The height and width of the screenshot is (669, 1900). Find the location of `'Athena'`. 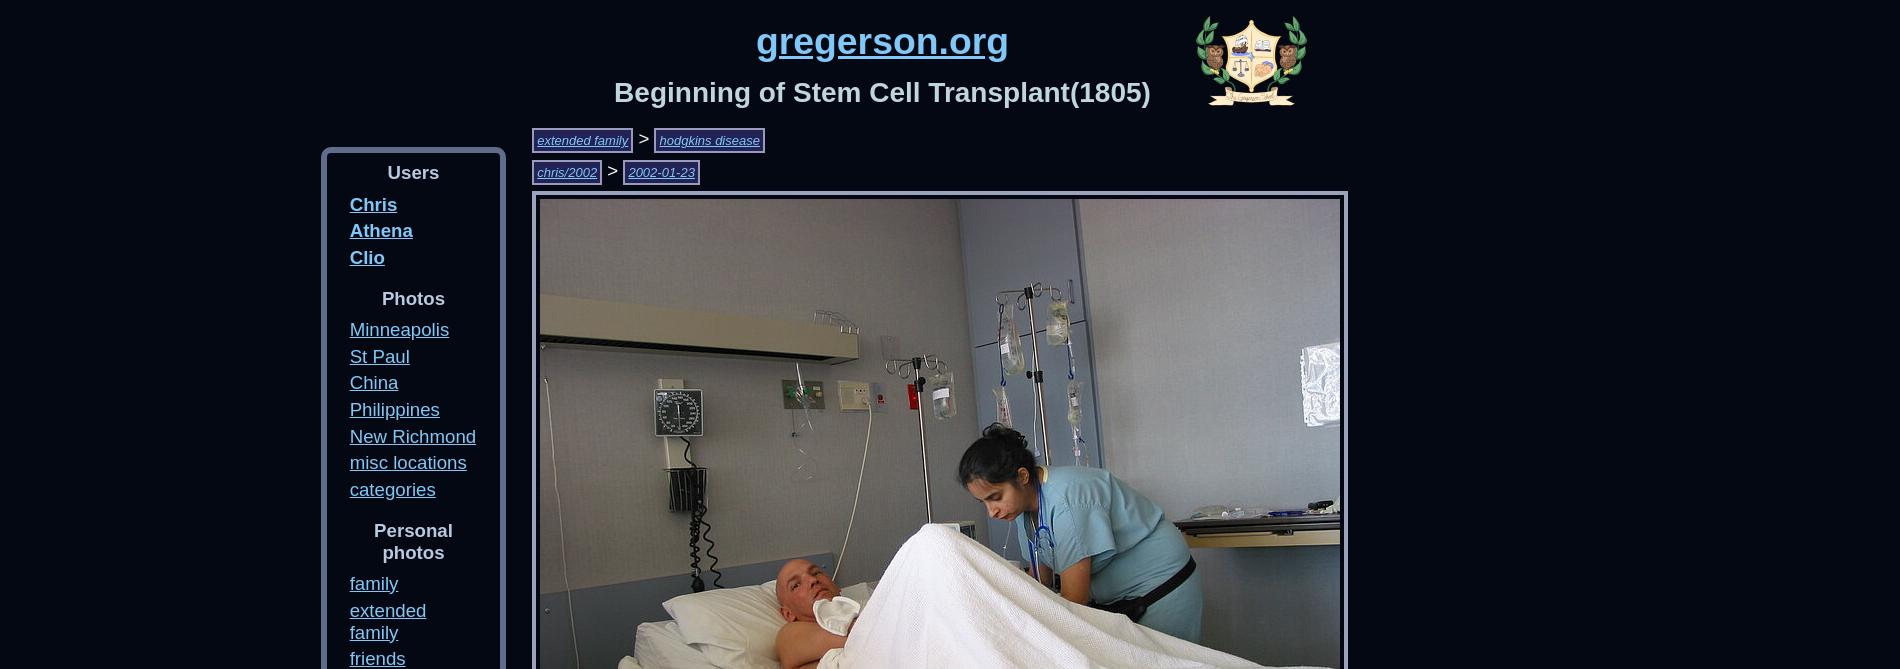

'Athena' is located at coordinates (379, 230).